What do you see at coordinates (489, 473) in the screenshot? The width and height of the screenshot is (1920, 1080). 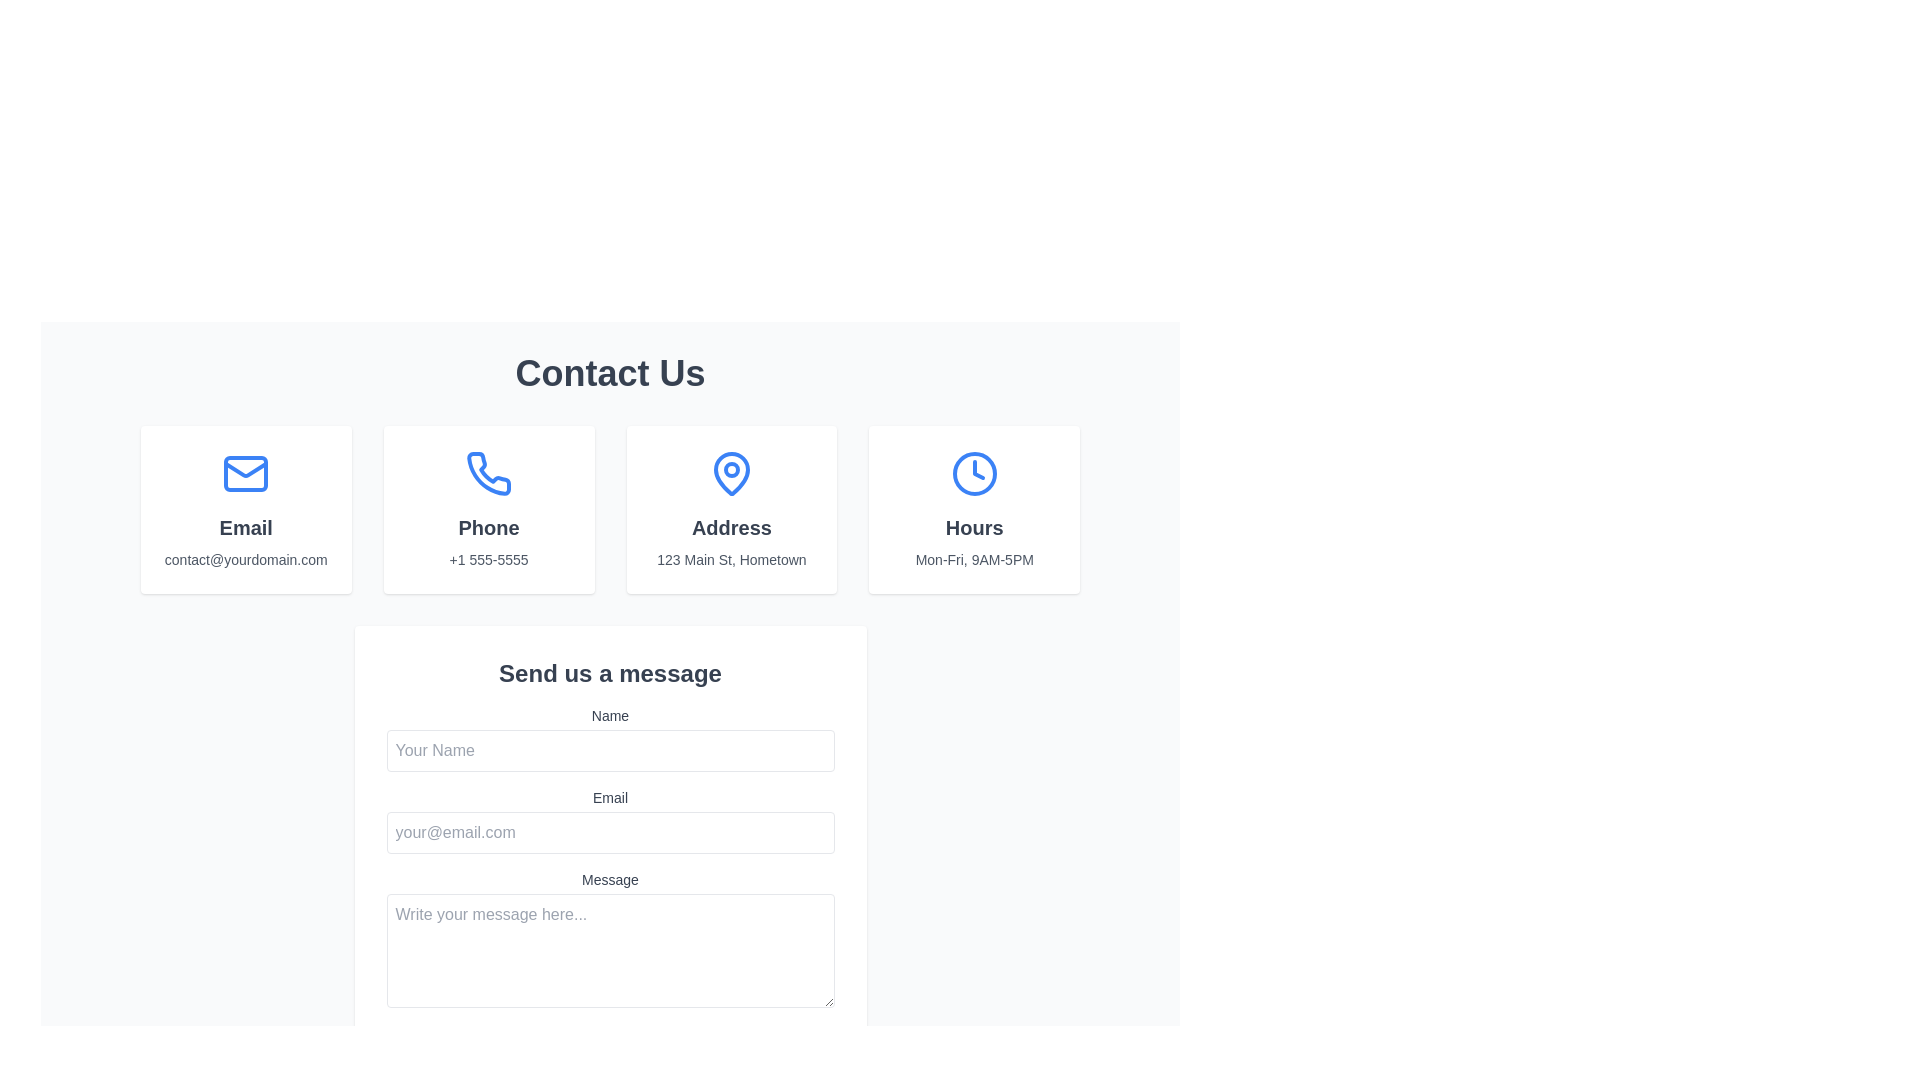 I see `the blue phone icon with a handset shape, which is located above the text 'Phone' and to the right of the 'Email' section` at bounding box center [489, 473].